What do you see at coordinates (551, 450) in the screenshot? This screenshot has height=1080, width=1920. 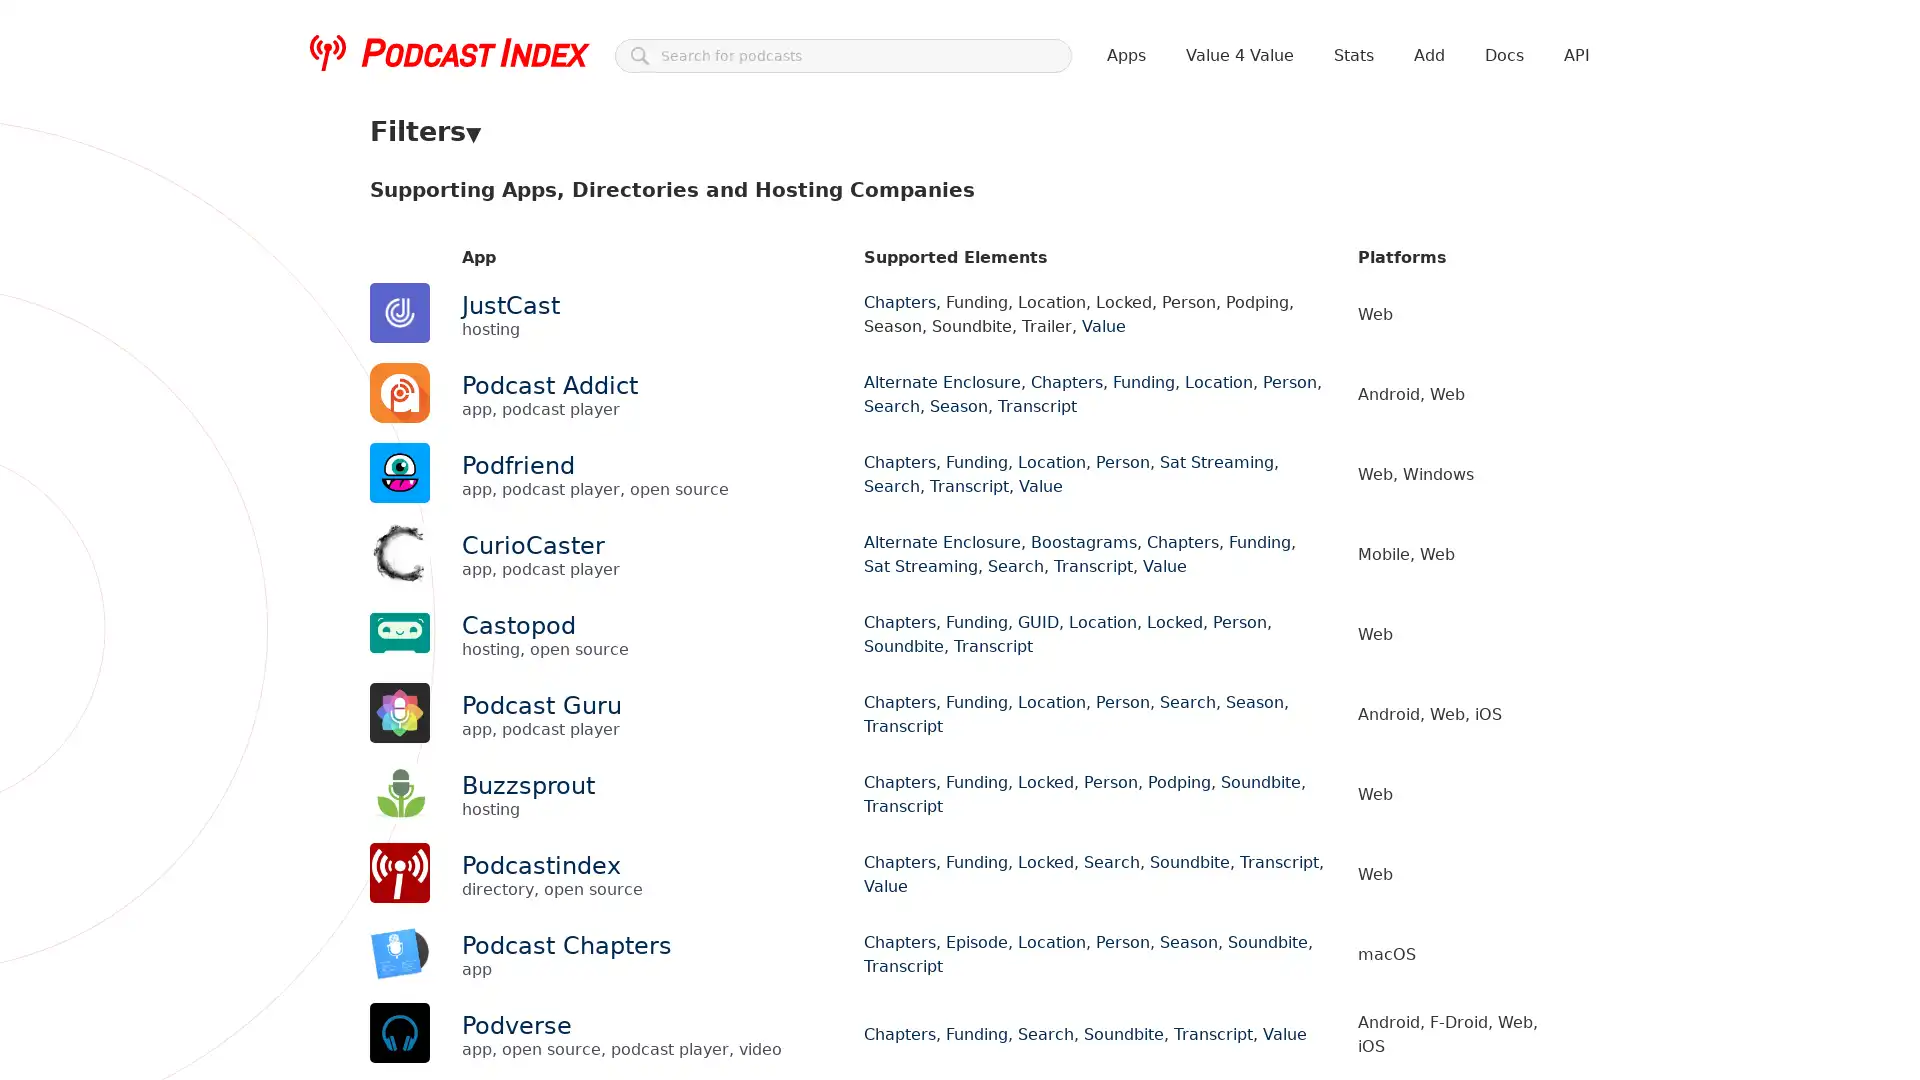 I see `Wordpress` at bounding box center [551, 450].